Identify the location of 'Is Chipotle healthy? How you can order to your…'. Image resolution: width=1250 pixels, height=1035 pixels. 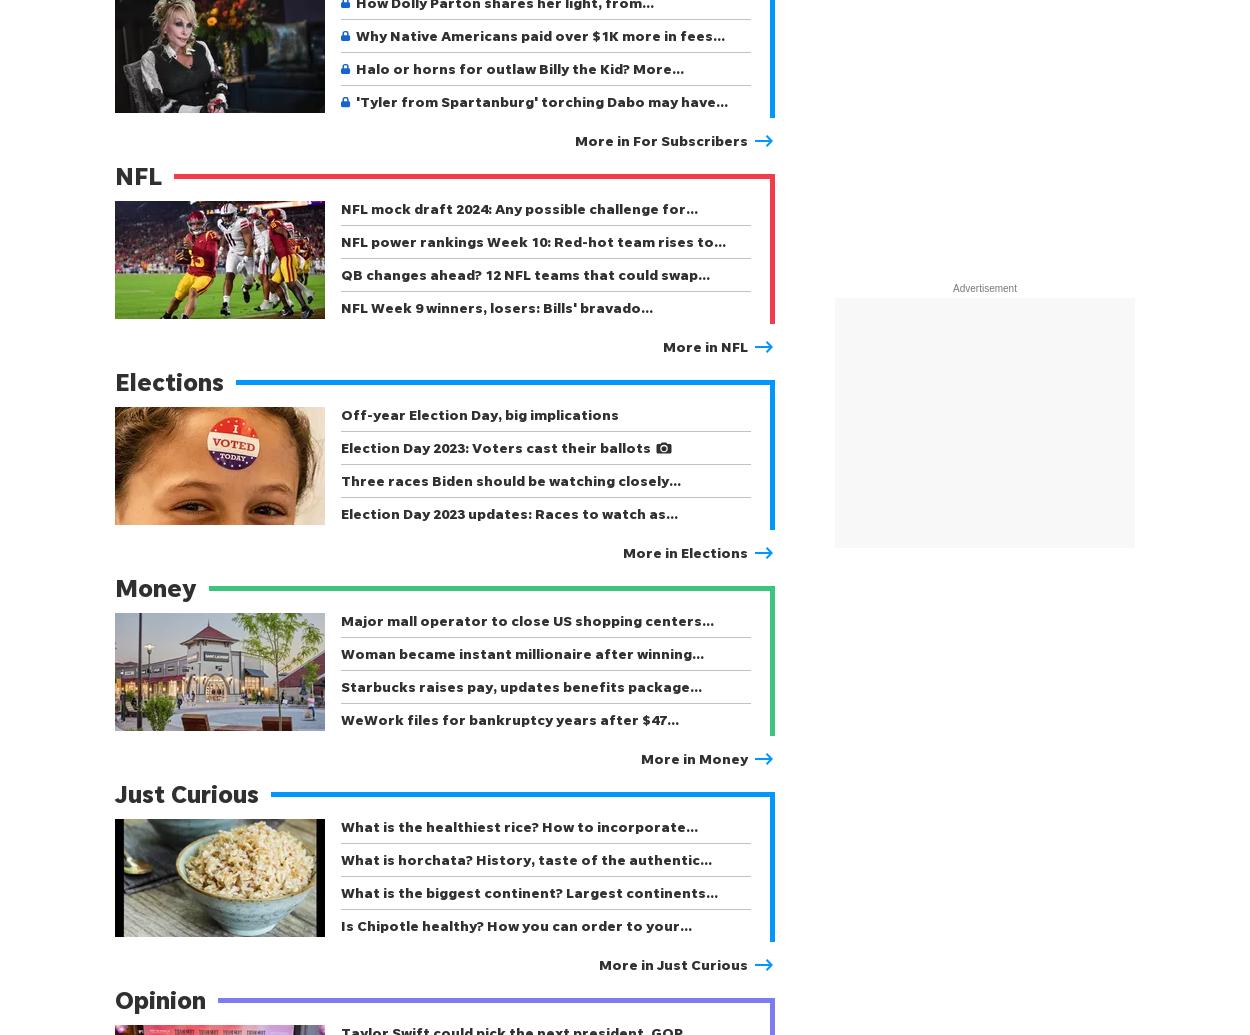
(516, 924).